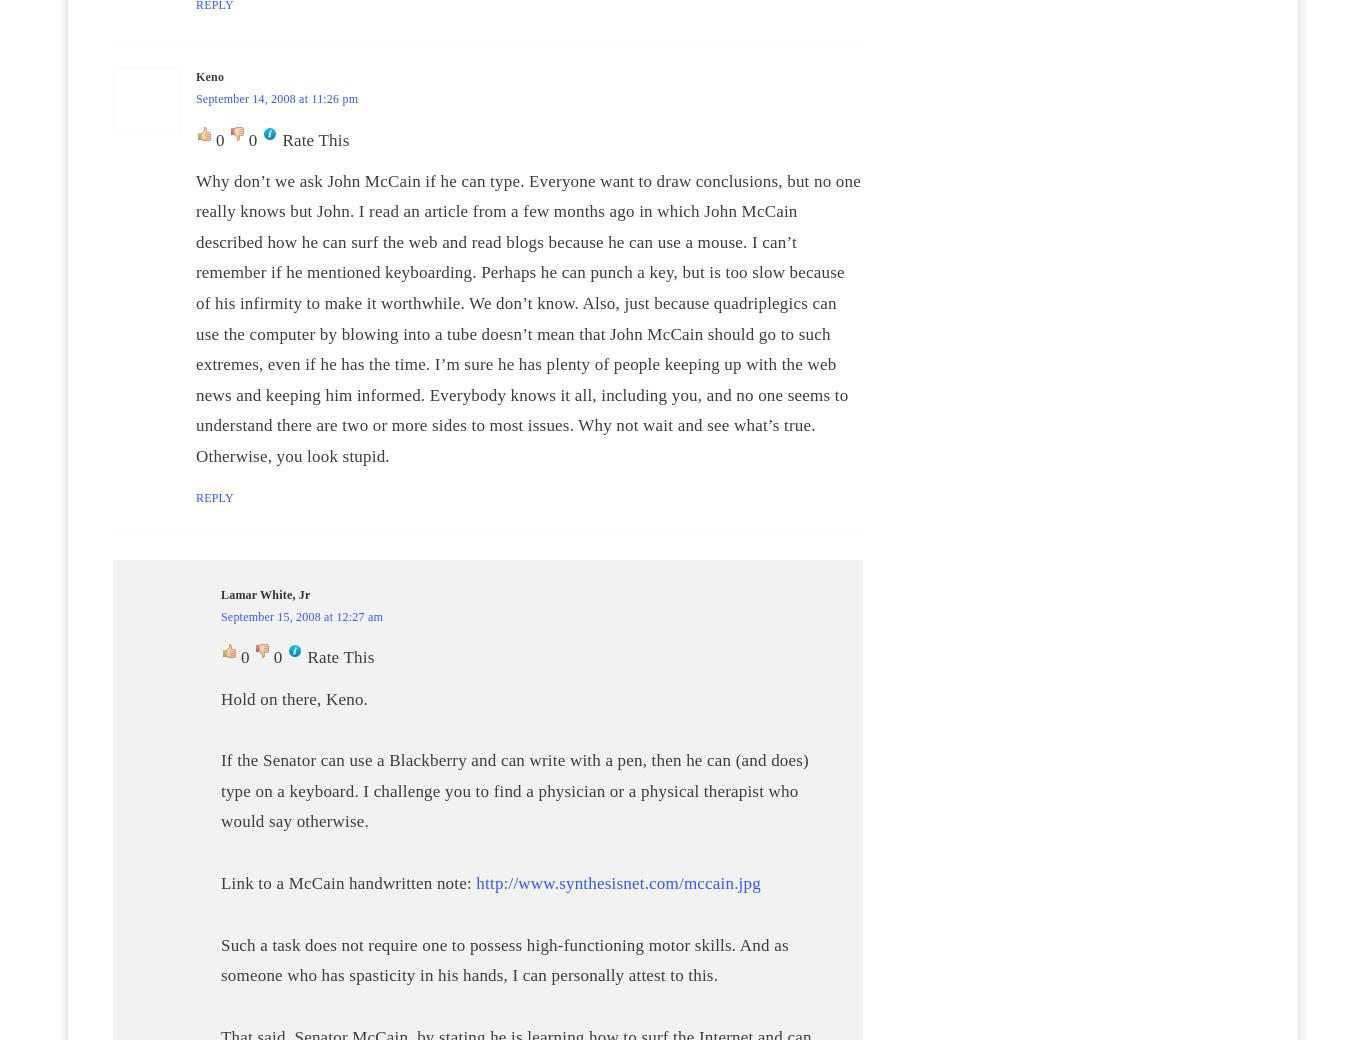 Image resolution: width=1366 pixels, height=1040 pixels. Describe the element at coordinates (220, 960) in the screenshot. I see `'Such a task does not require one to possess high-functioning motor skills. And as someone who has spasticity in his hands, I can personally attest to this.'` at that location.